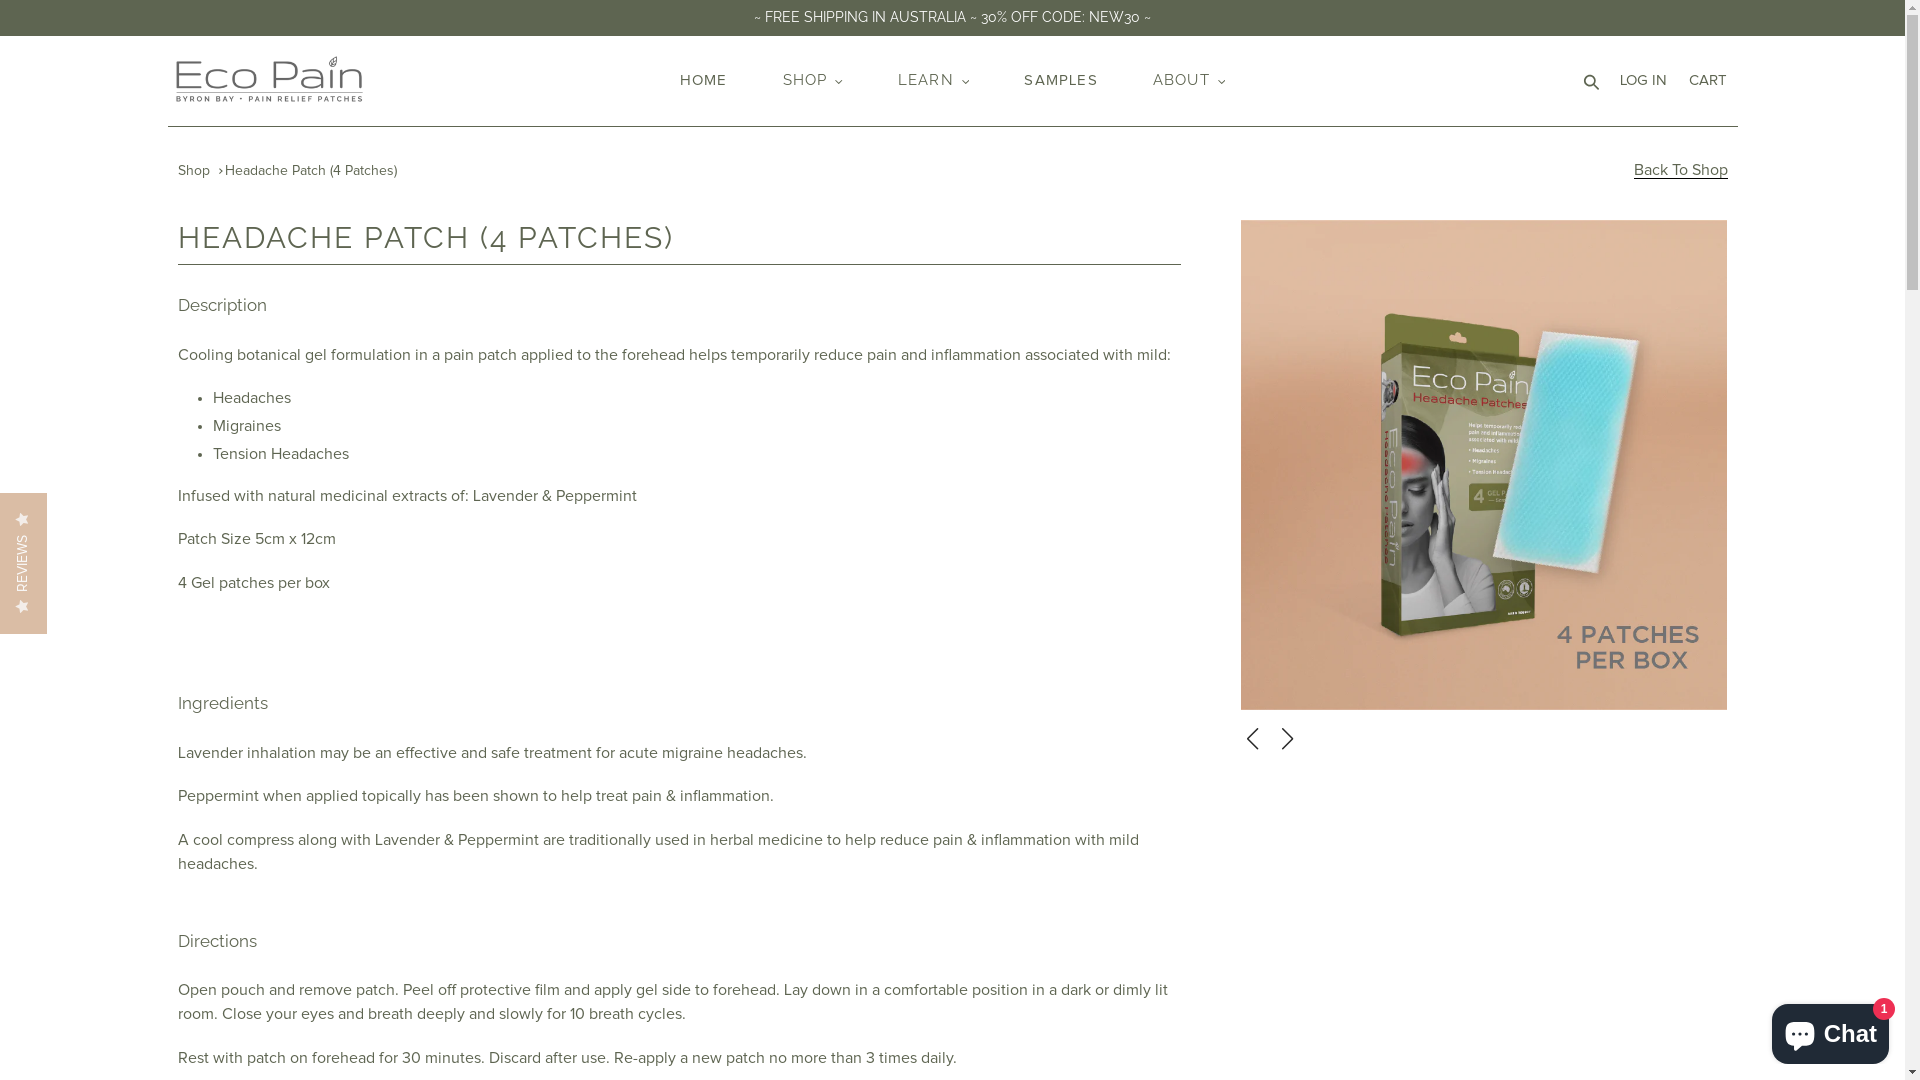 The height and width of the screenshot is (1080, 1920). Describe the element at coordinates (1189, 80) in the screenshot. I see `'ABOUT'` at that location.